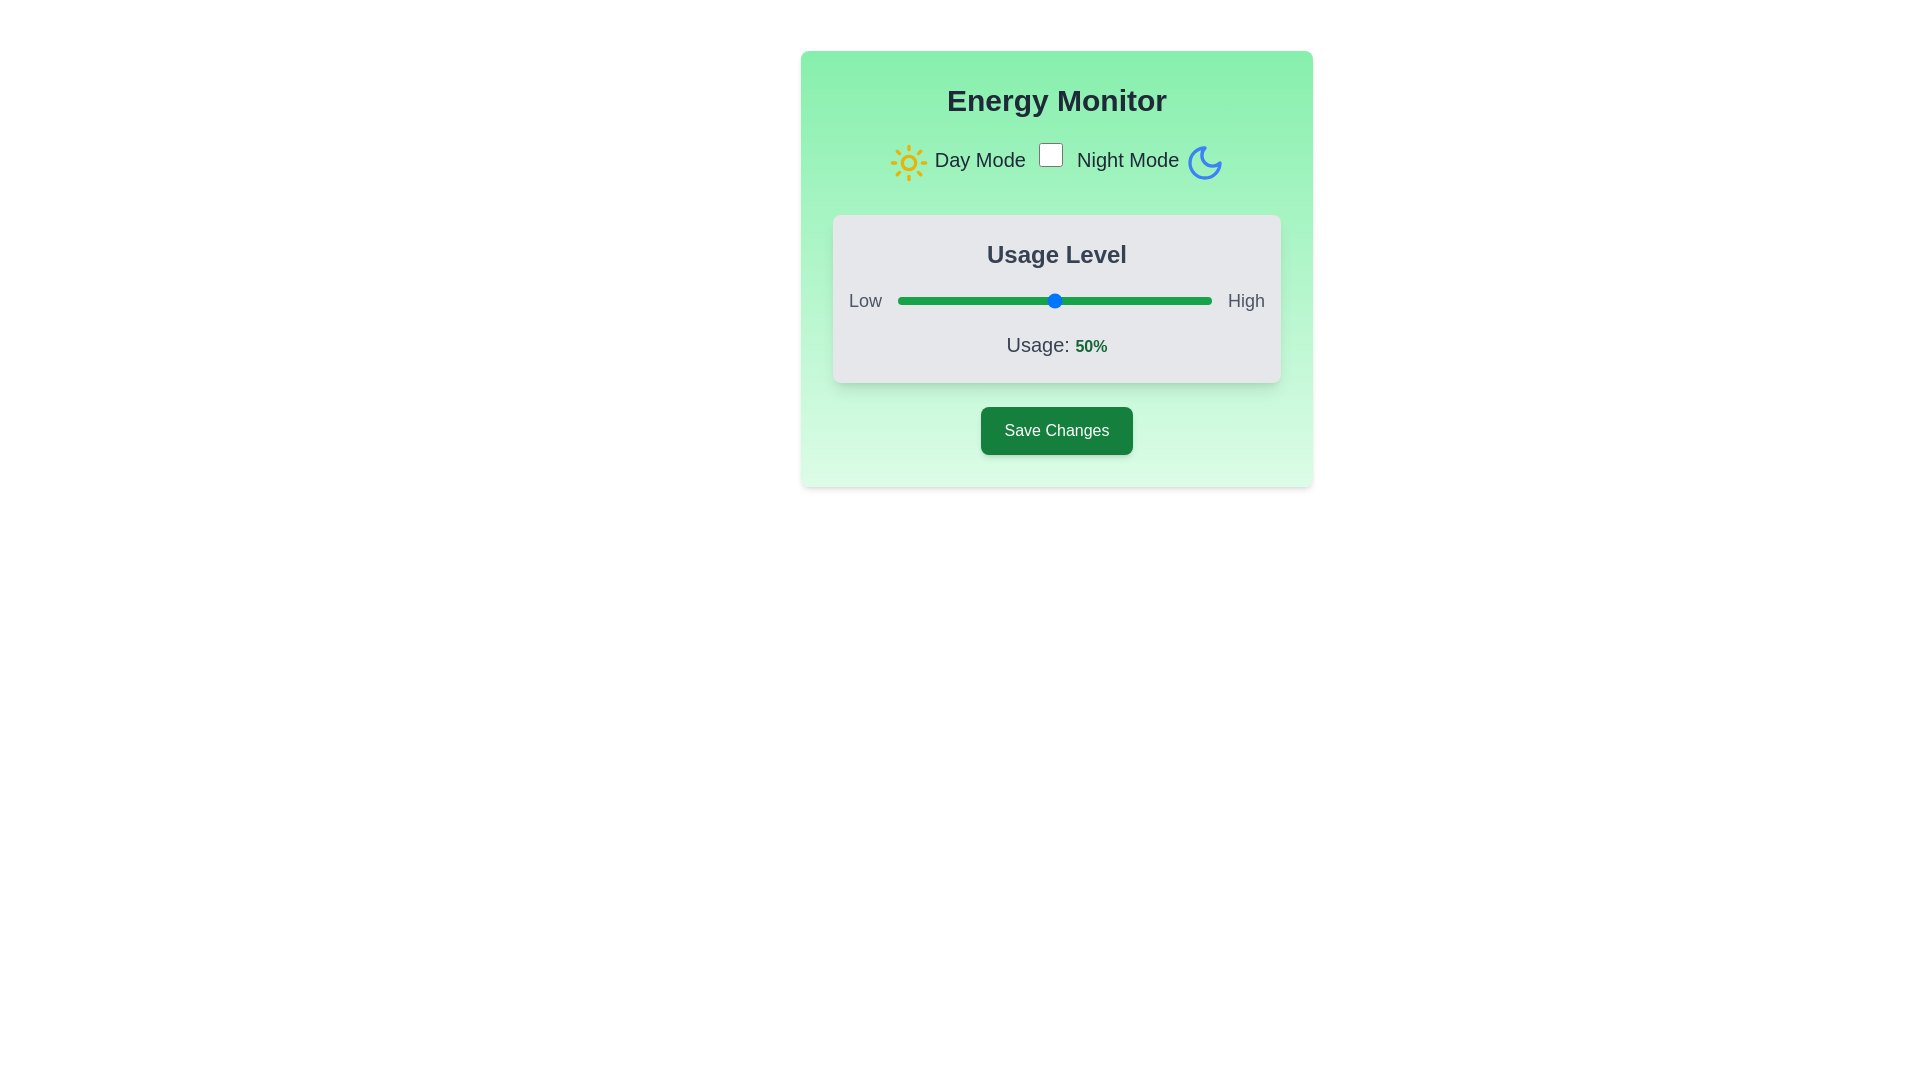  Describe the element at coordinates (1167, 300) in the screenshot. I see `the slider` at that location.